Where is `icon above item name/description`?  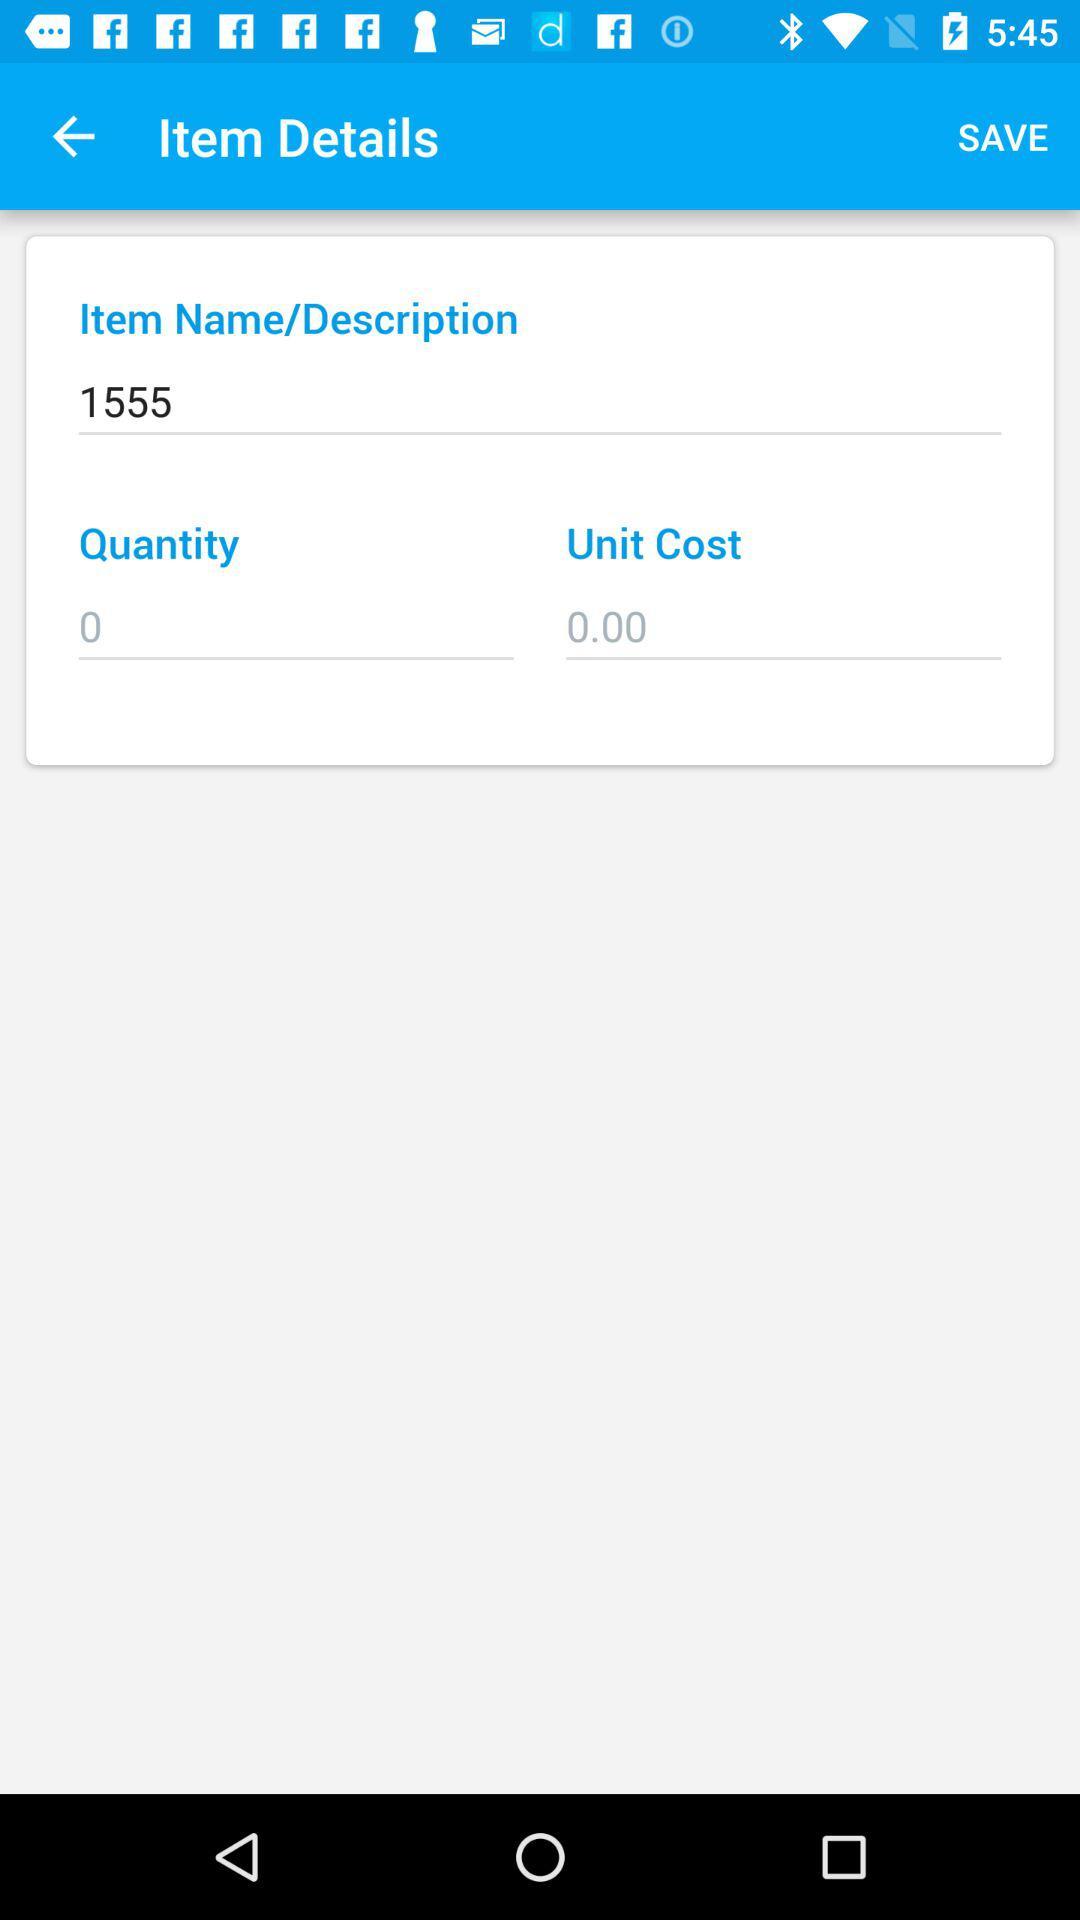
icon above item name/description is located at coordinates (1003, 135).